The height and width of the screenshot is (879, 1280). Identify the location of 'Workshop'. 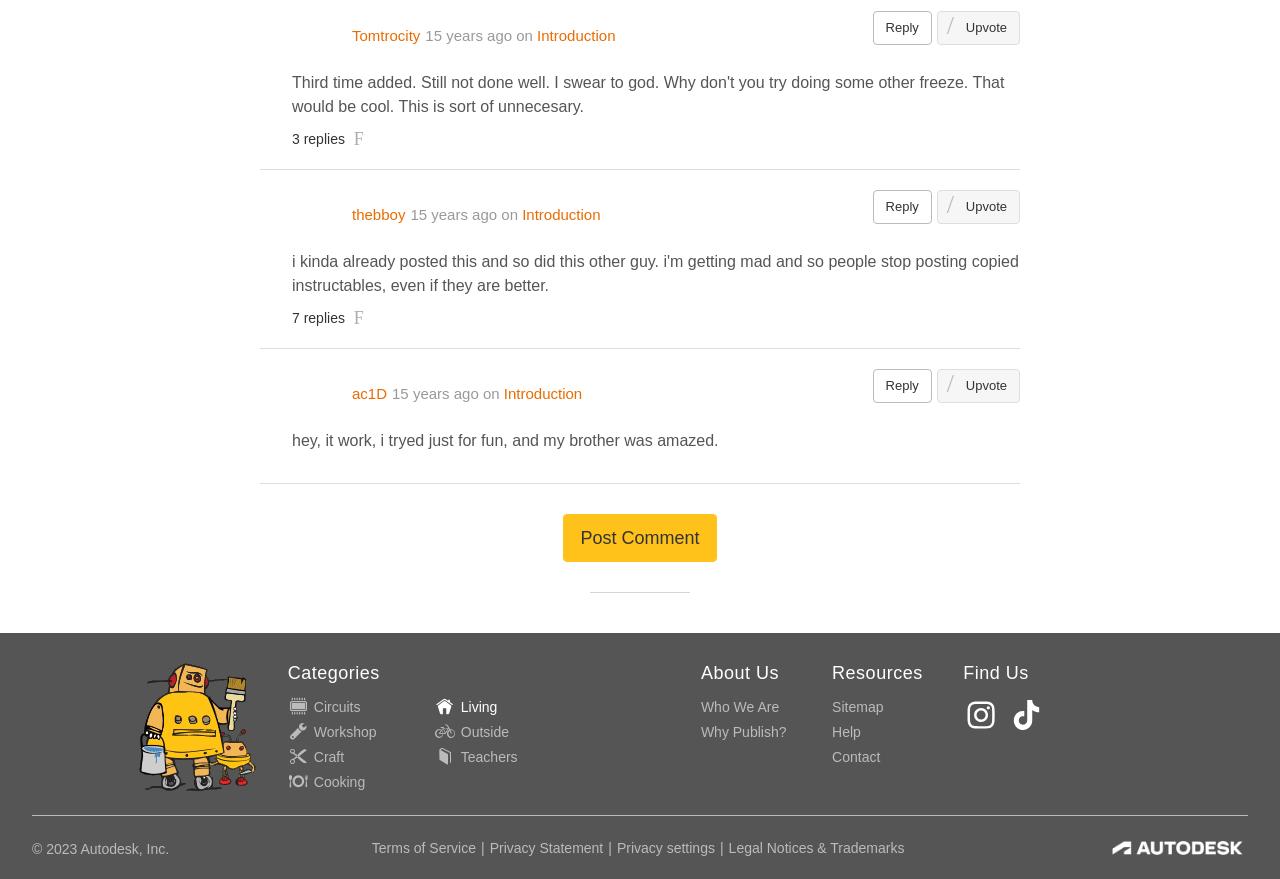
(344, 731).